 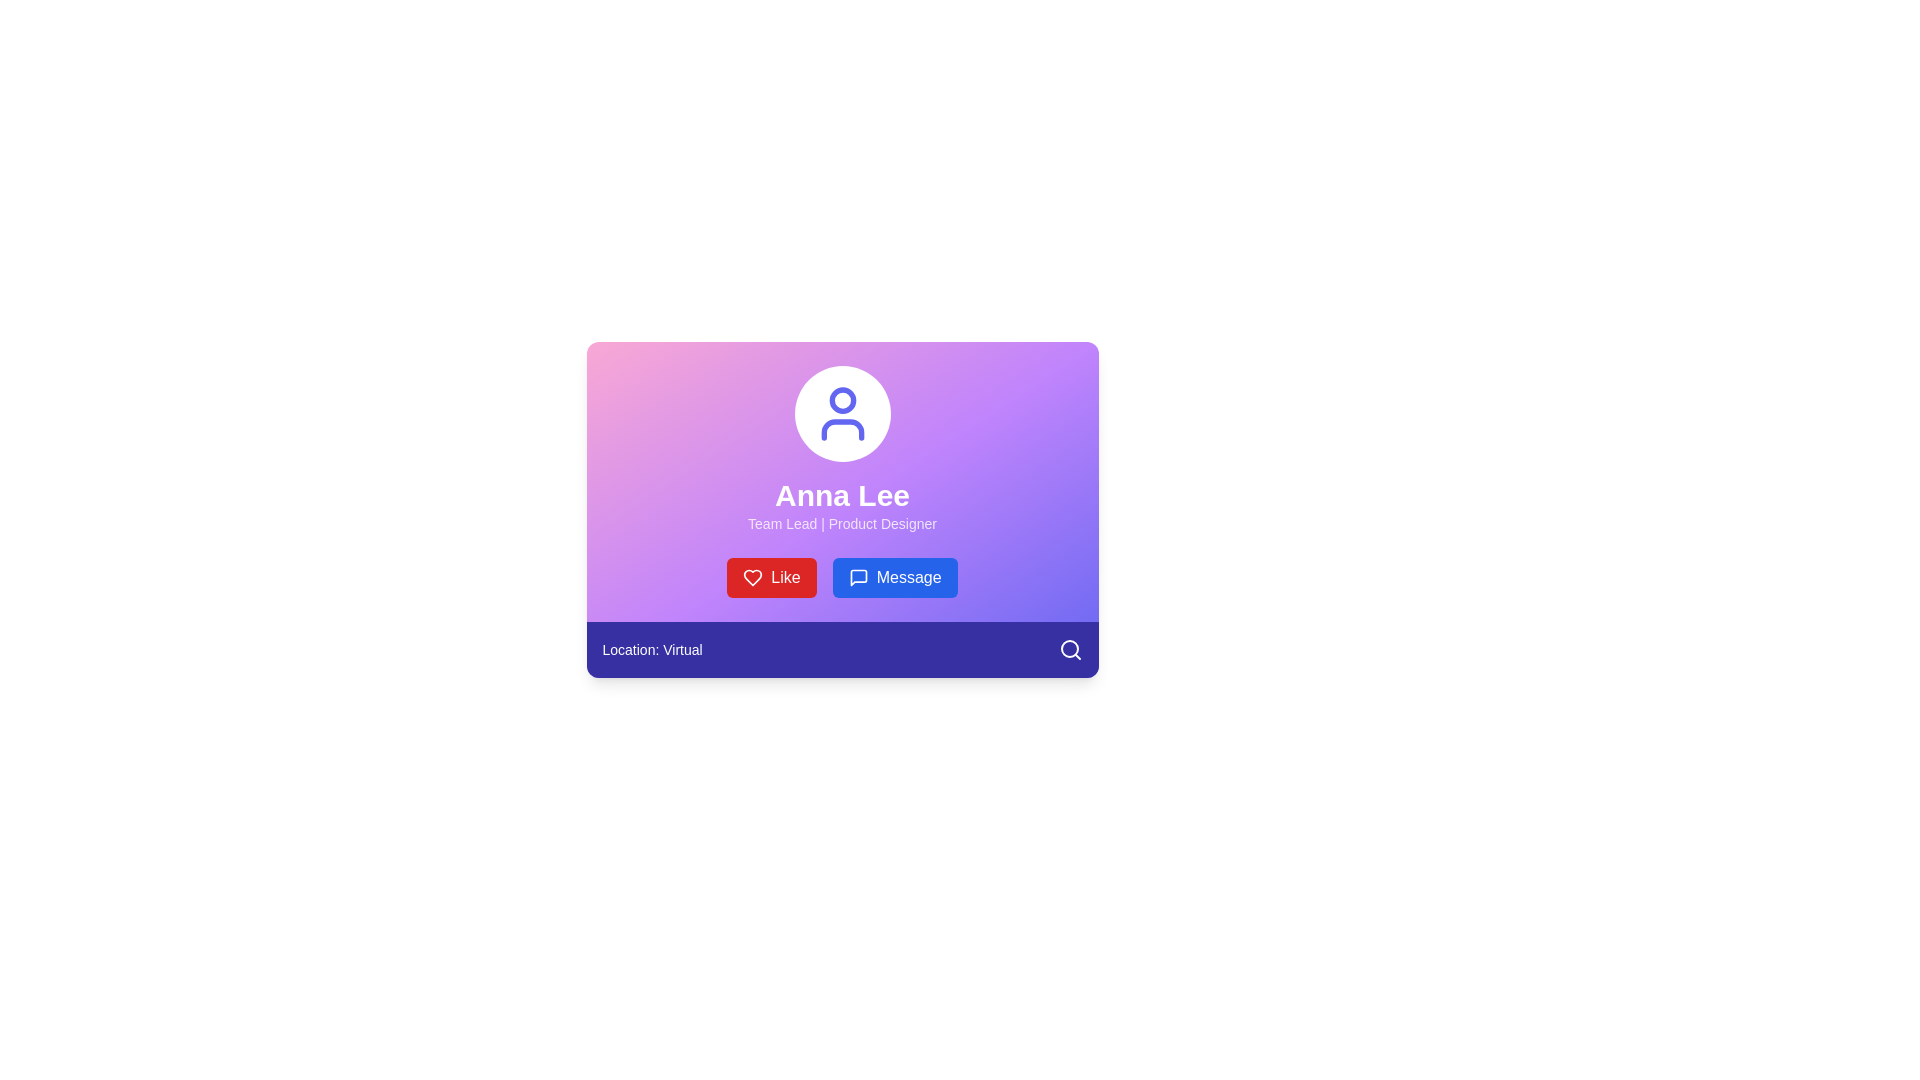 I want to click on the bold red heart icon, which is part of the 'Like' button located to the left of the 'Message' button, so click(x=752, y=578).